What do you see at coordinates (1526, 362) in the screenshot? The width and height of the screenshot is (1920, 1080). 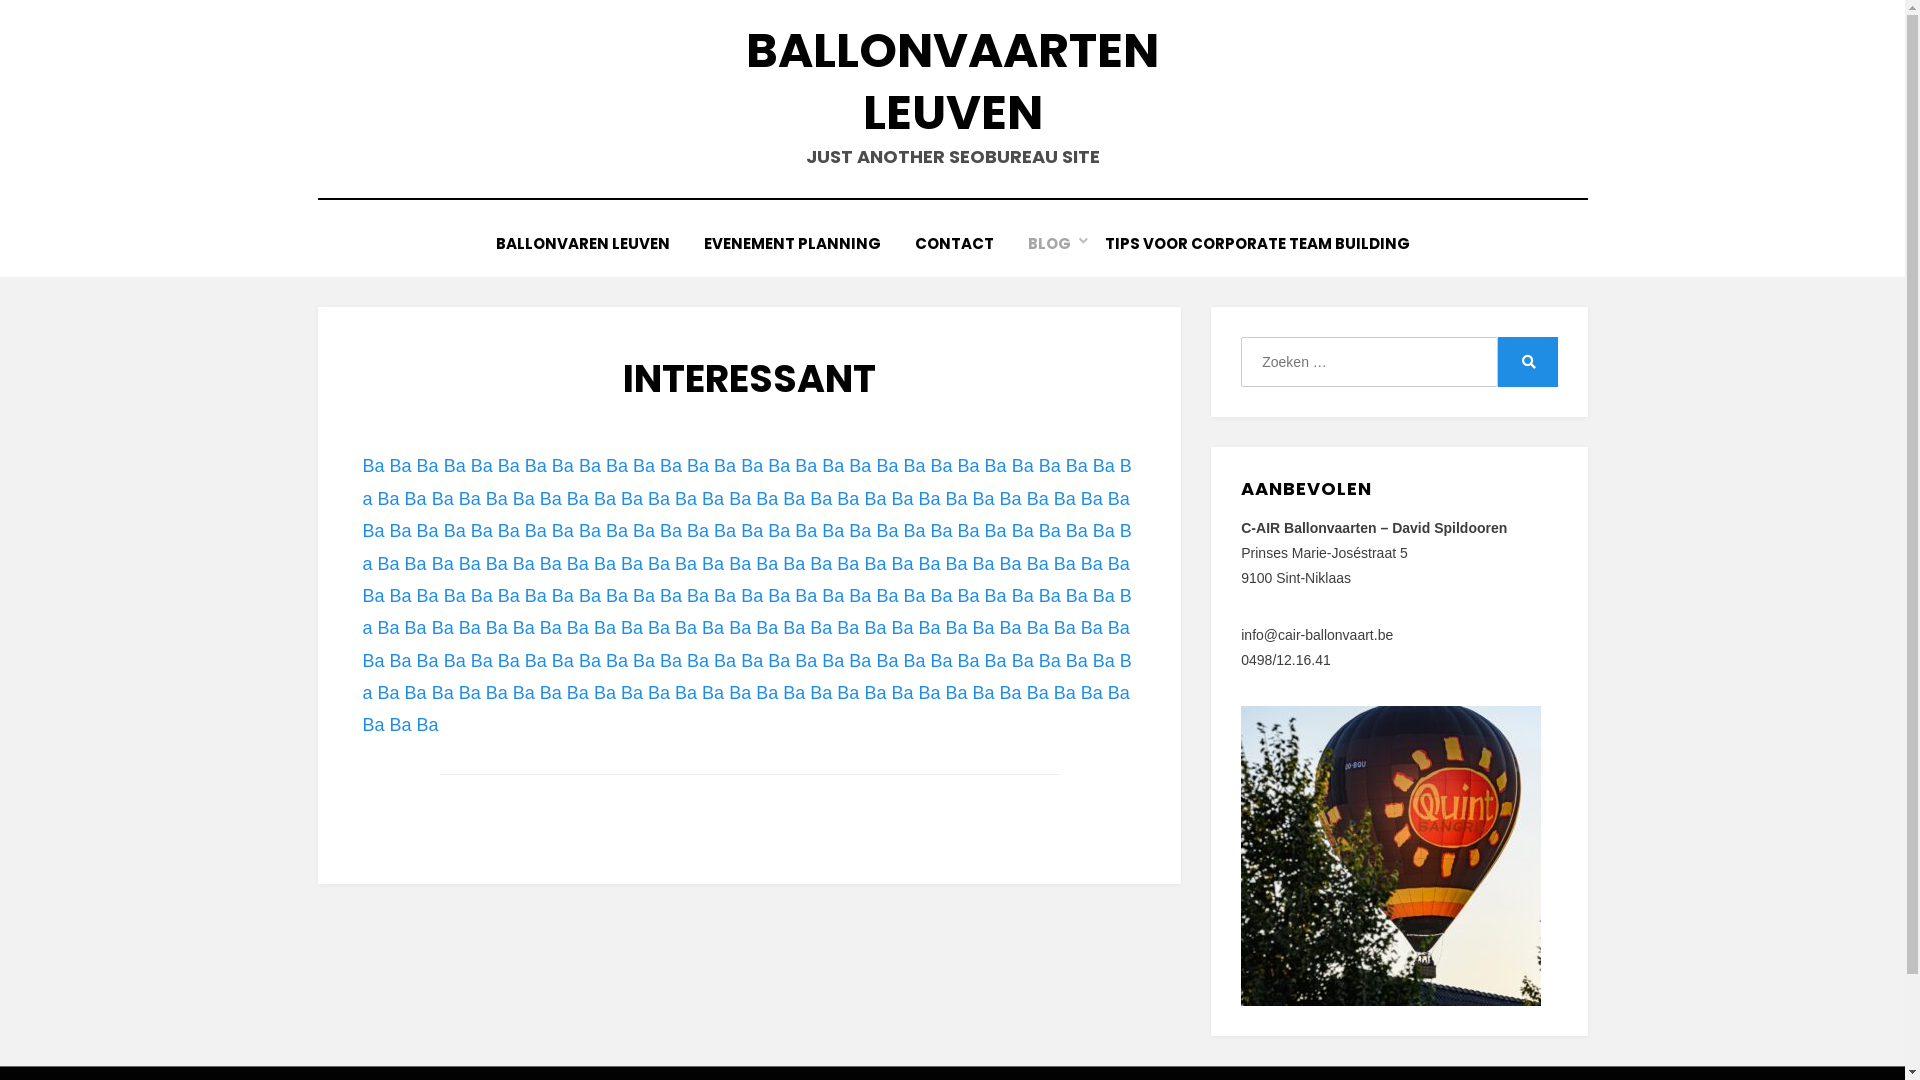 I see `'Zoeken'` at bounding box center [1526, 362].